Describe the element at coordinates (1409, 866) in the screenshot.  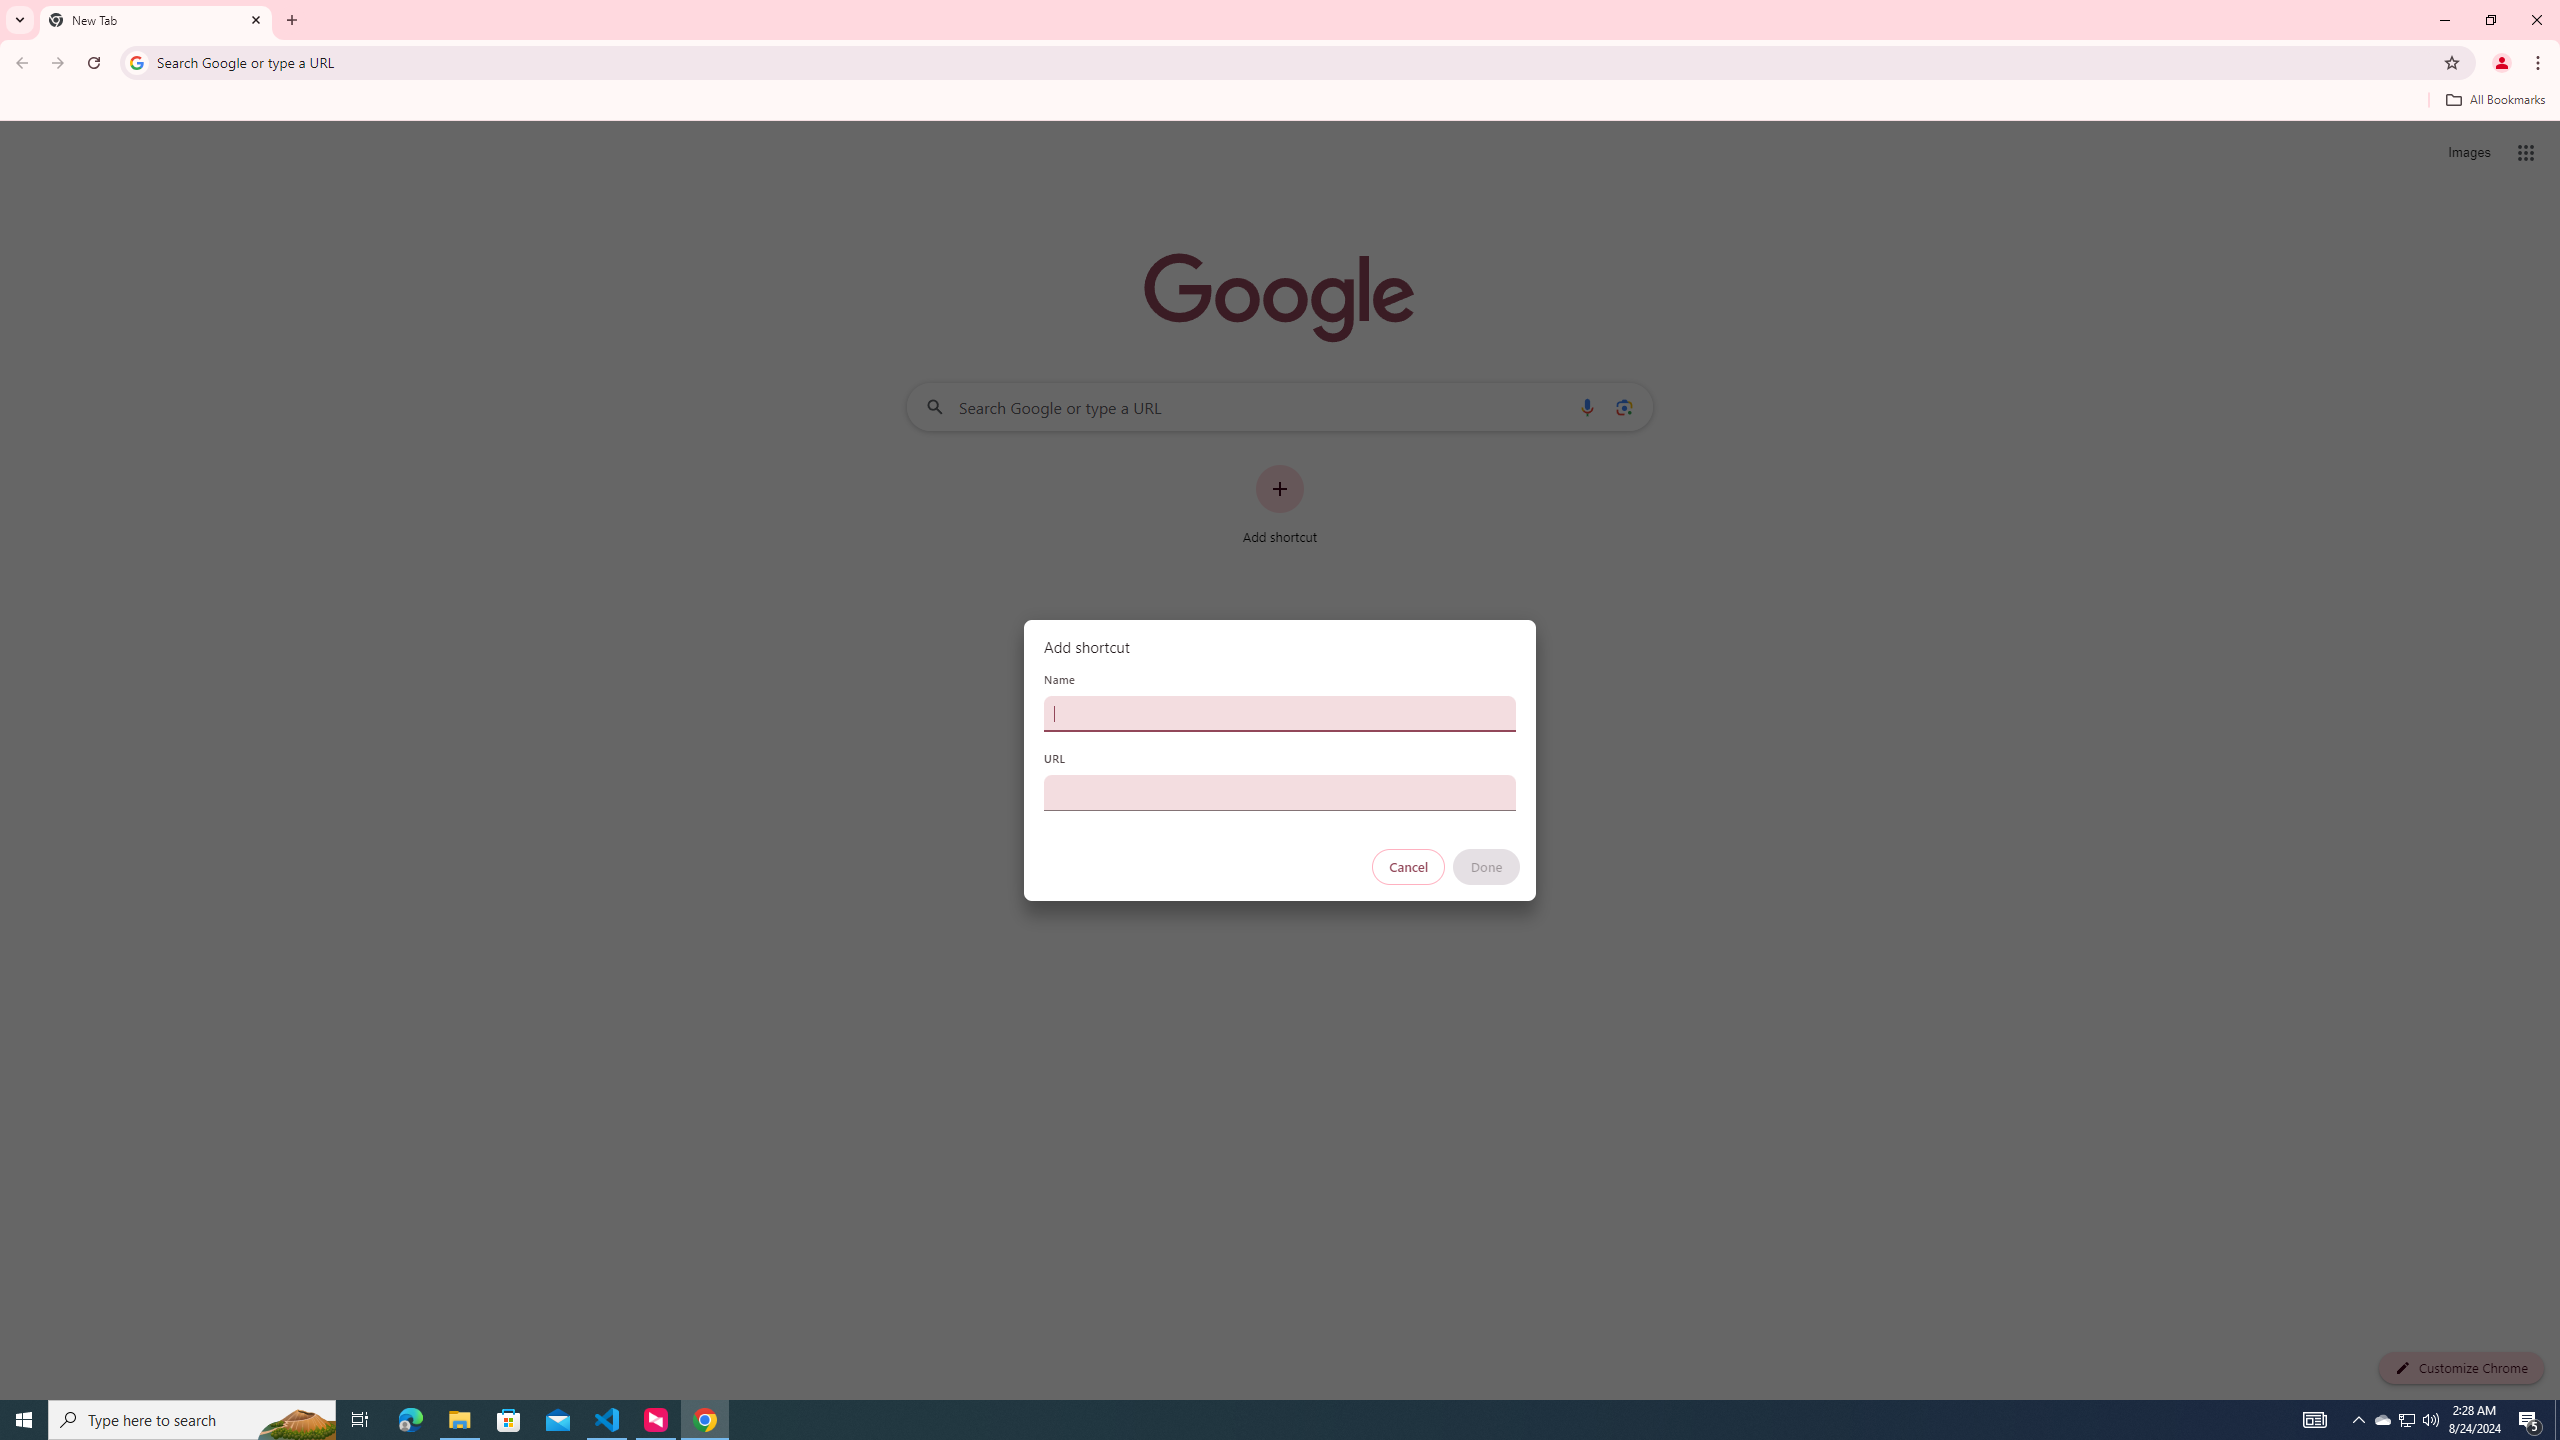
I see `'Cancel'` at that location.